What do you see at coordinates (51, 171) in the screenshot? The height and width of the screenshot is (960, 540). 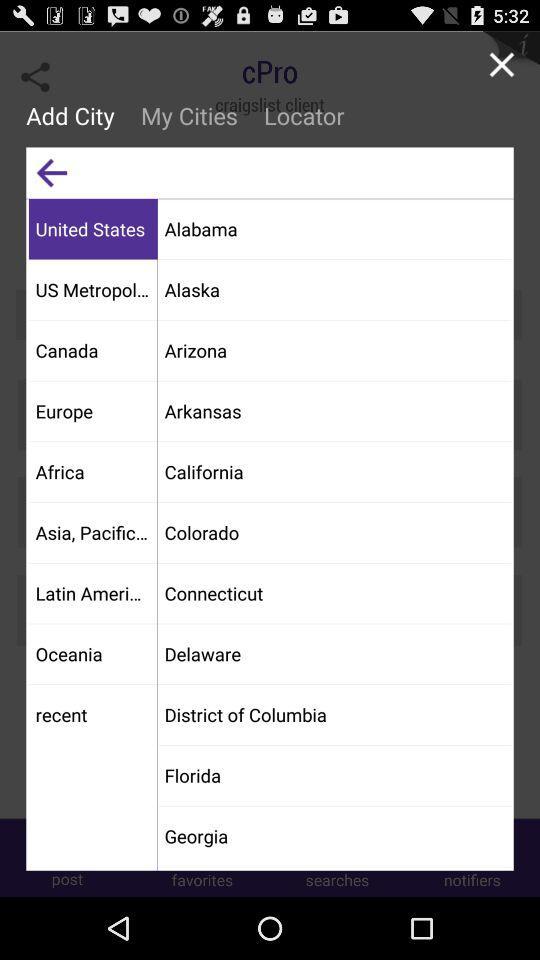 I see `go back` at bounding box center [51, 171].